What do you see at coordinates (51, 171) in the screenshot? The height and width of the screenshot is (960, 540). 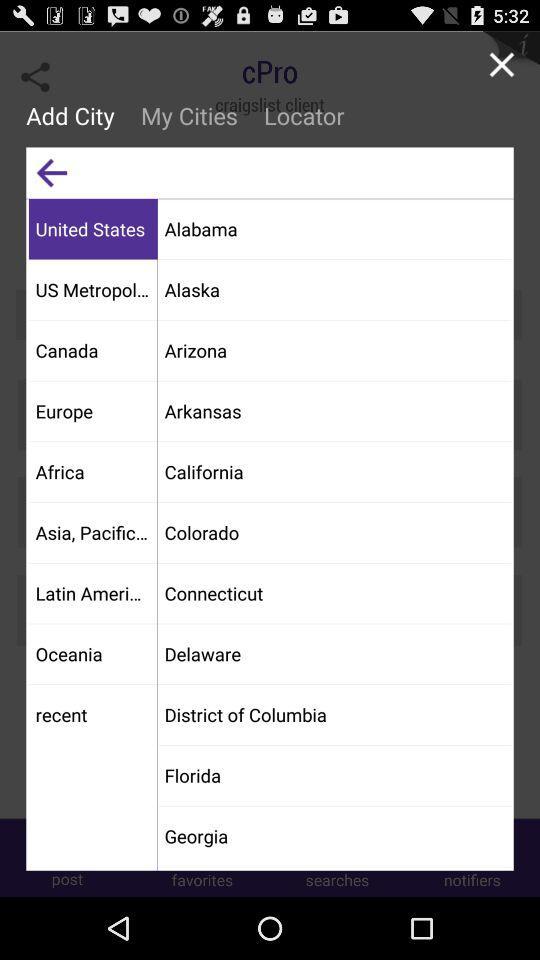 I see `go back` at bounding box center [51, 171].